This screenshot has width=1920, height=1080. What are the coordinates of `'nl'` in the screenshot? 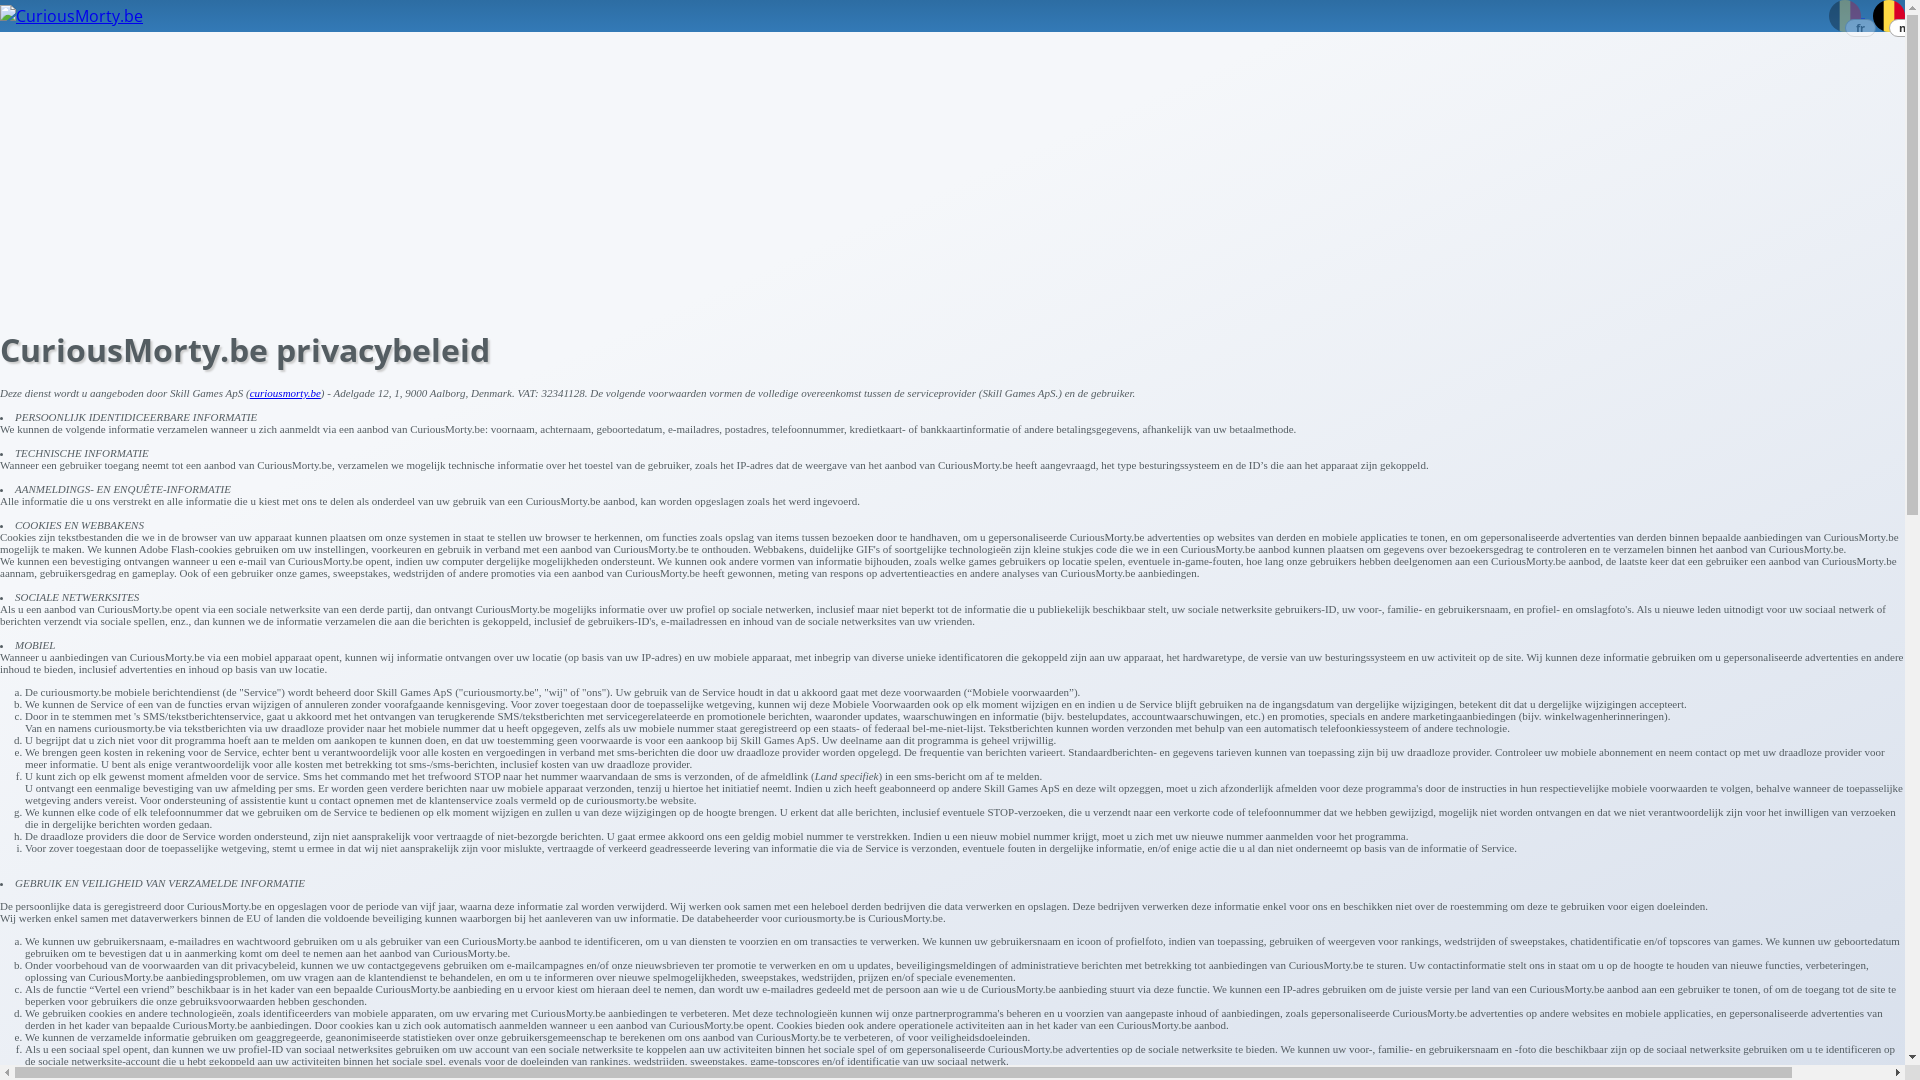 It's located at (1888, 11).